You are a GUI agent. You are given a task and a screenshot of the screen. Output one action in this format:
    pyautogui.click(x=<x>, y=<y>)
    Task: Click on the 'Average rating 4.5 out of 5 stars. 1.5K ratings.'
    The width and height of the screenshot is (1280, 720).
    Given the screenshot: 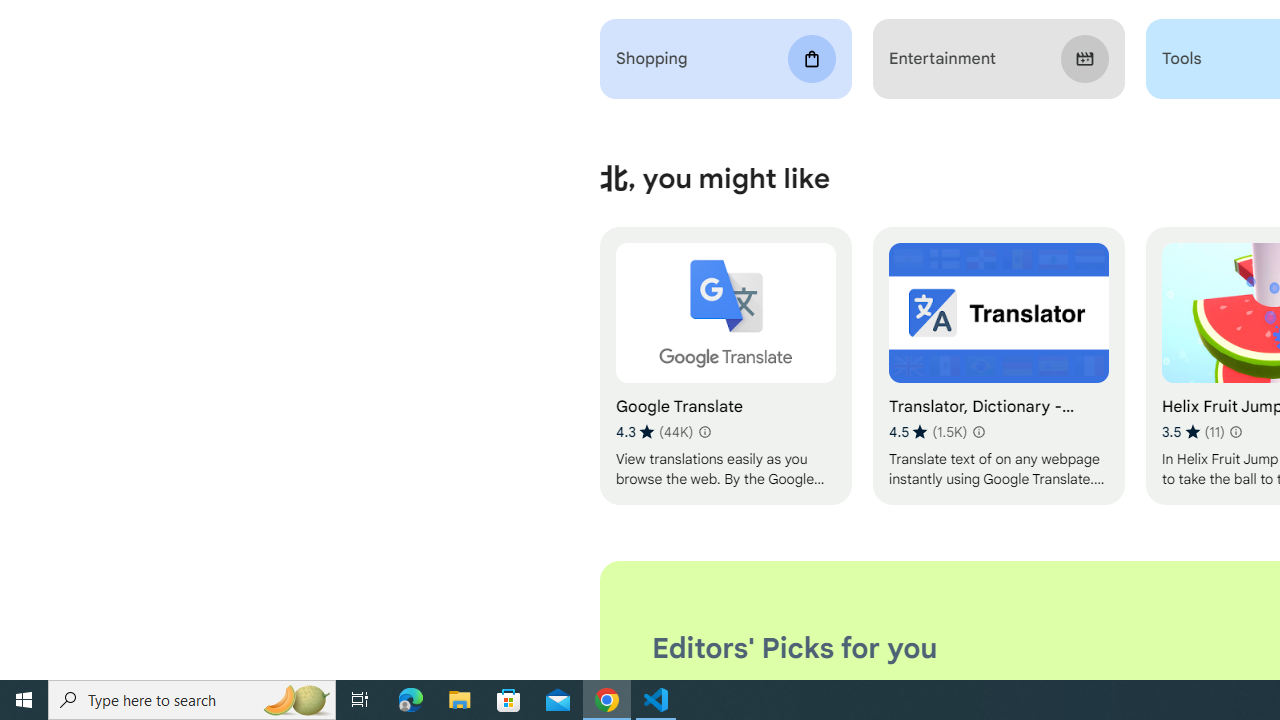 What is the action you would take?
    pyautogui.click(x=927, y=431)
    